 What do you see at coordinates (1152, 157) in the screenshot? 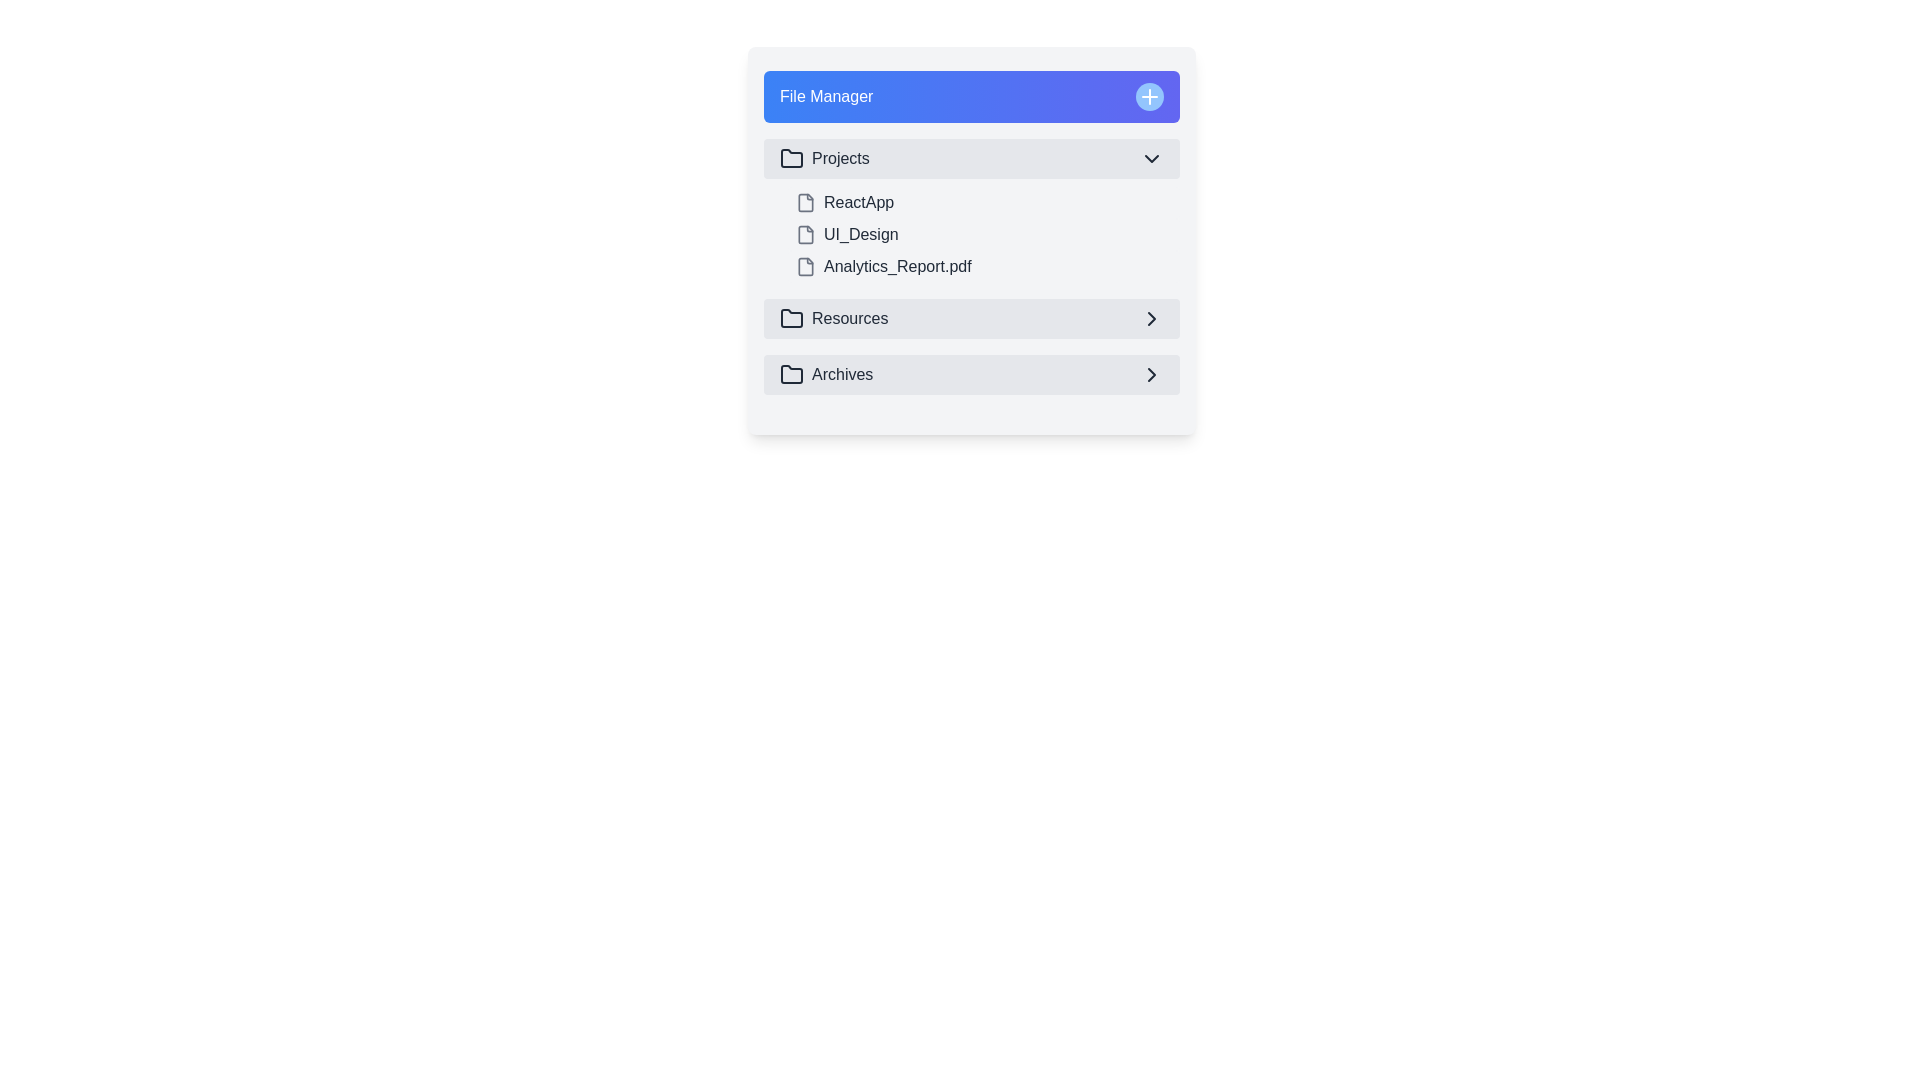
I see `the Dropdown toggle button located to the far right of the 'Projects' row in the 'File Manager' section to indicate it is interactive` at bounding box center [1152, 157].